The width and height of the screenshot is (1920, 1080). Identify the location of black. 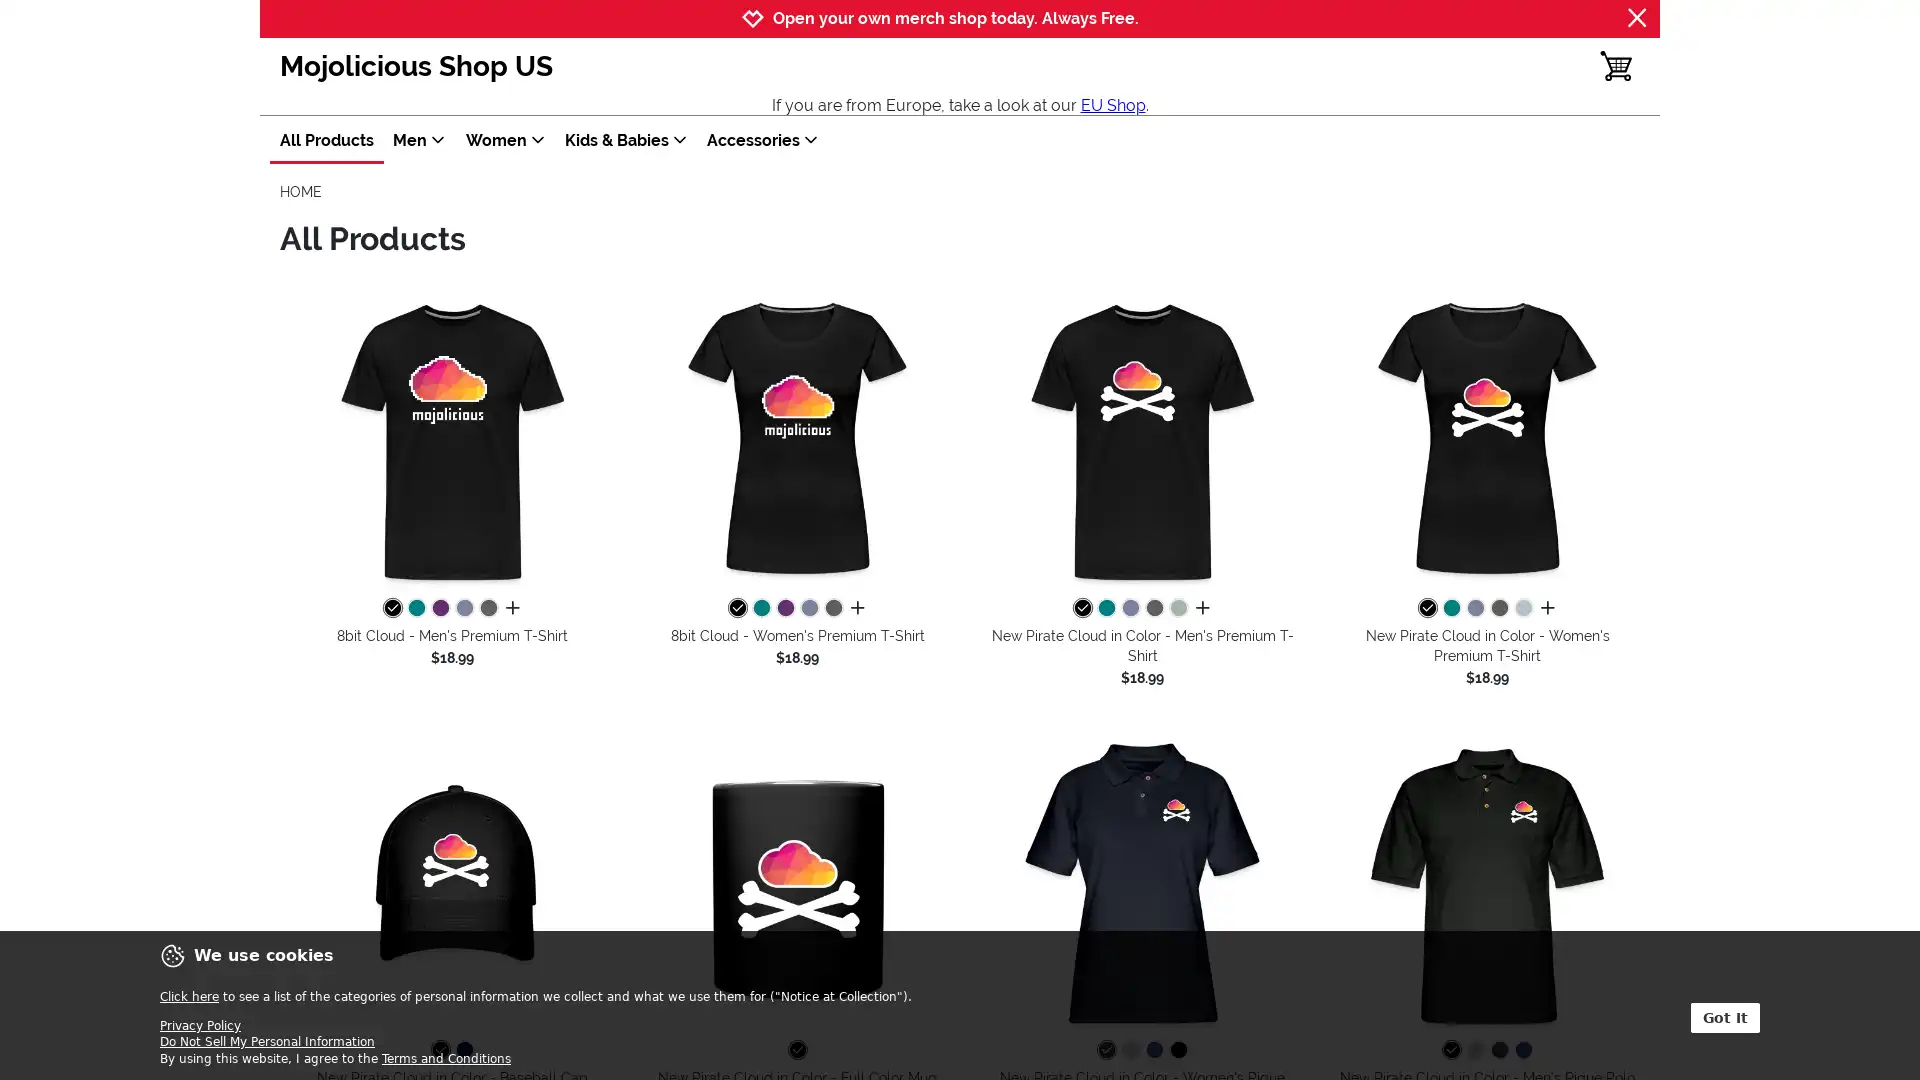
(1425, 608).